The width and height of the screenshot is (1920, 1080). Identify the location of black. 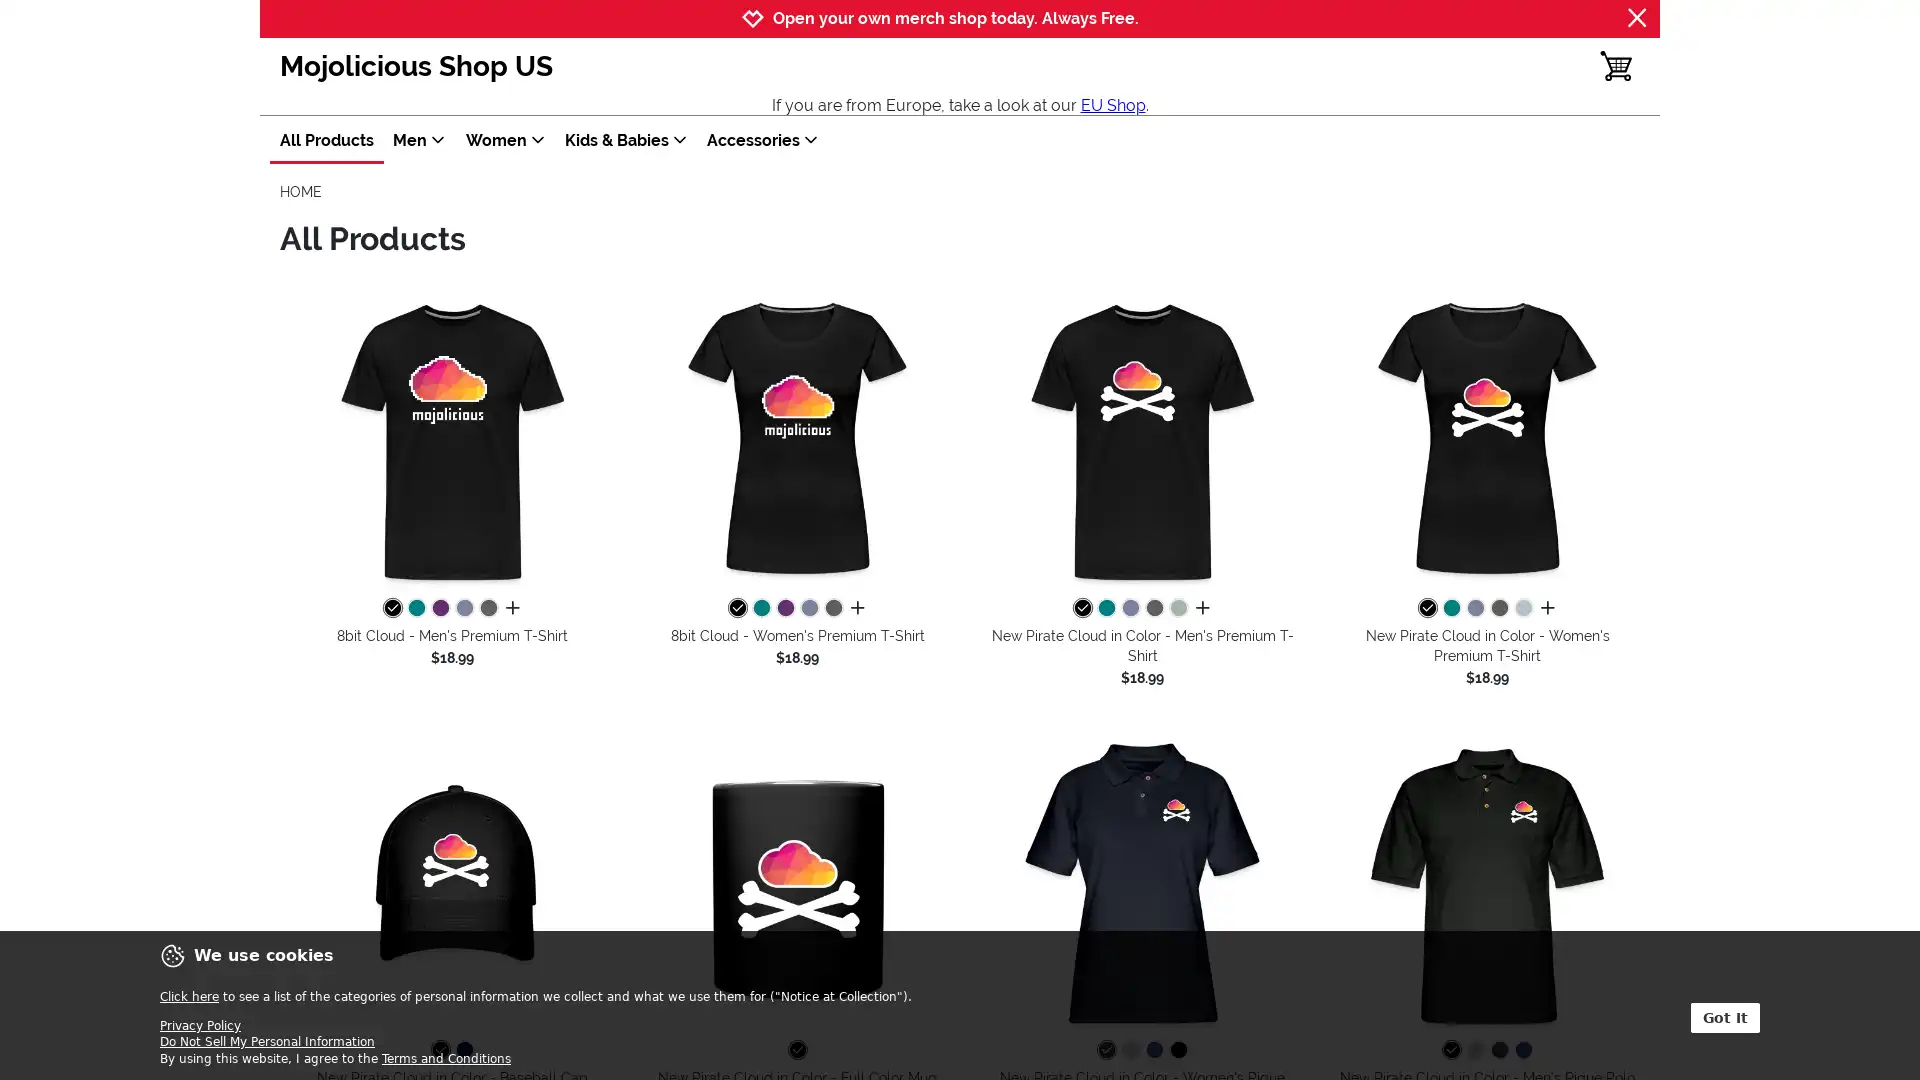
(1425, 608).